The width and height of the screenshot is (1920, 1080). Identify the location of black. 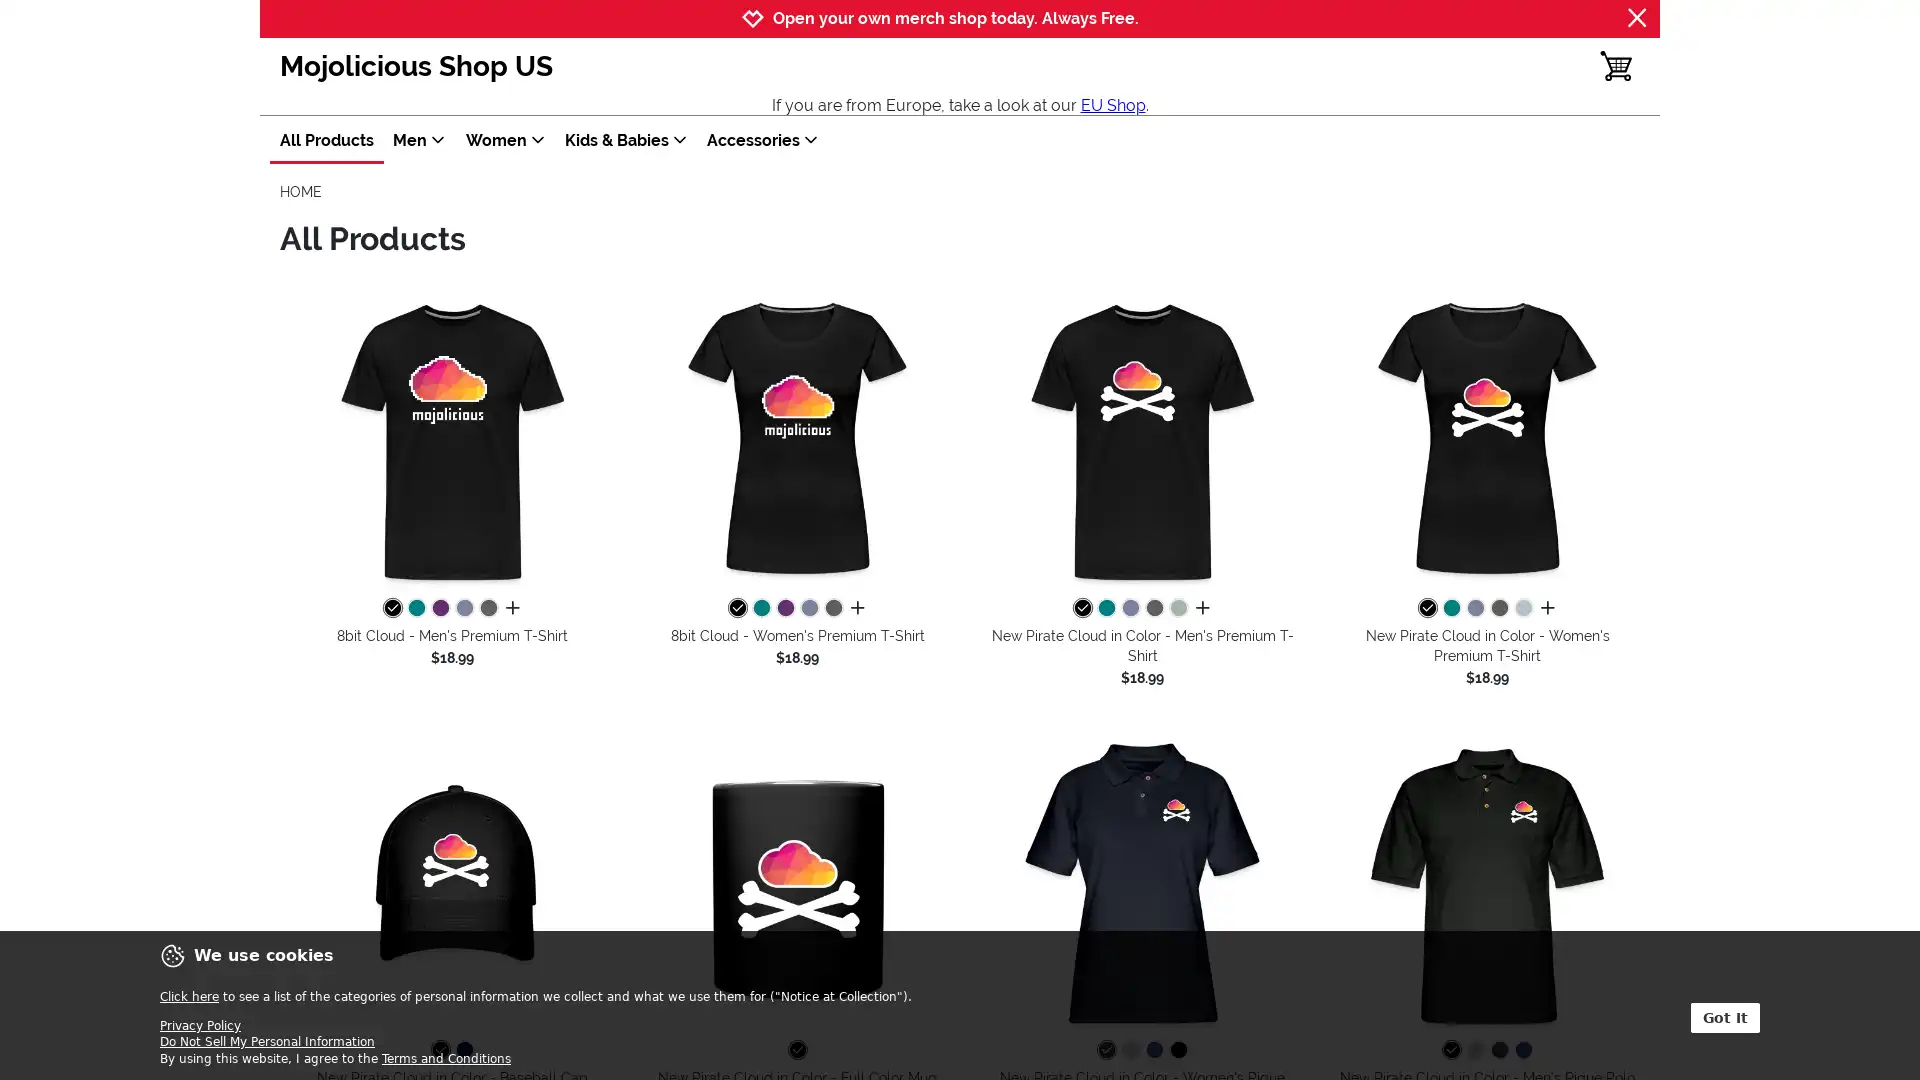
(1425, 608).